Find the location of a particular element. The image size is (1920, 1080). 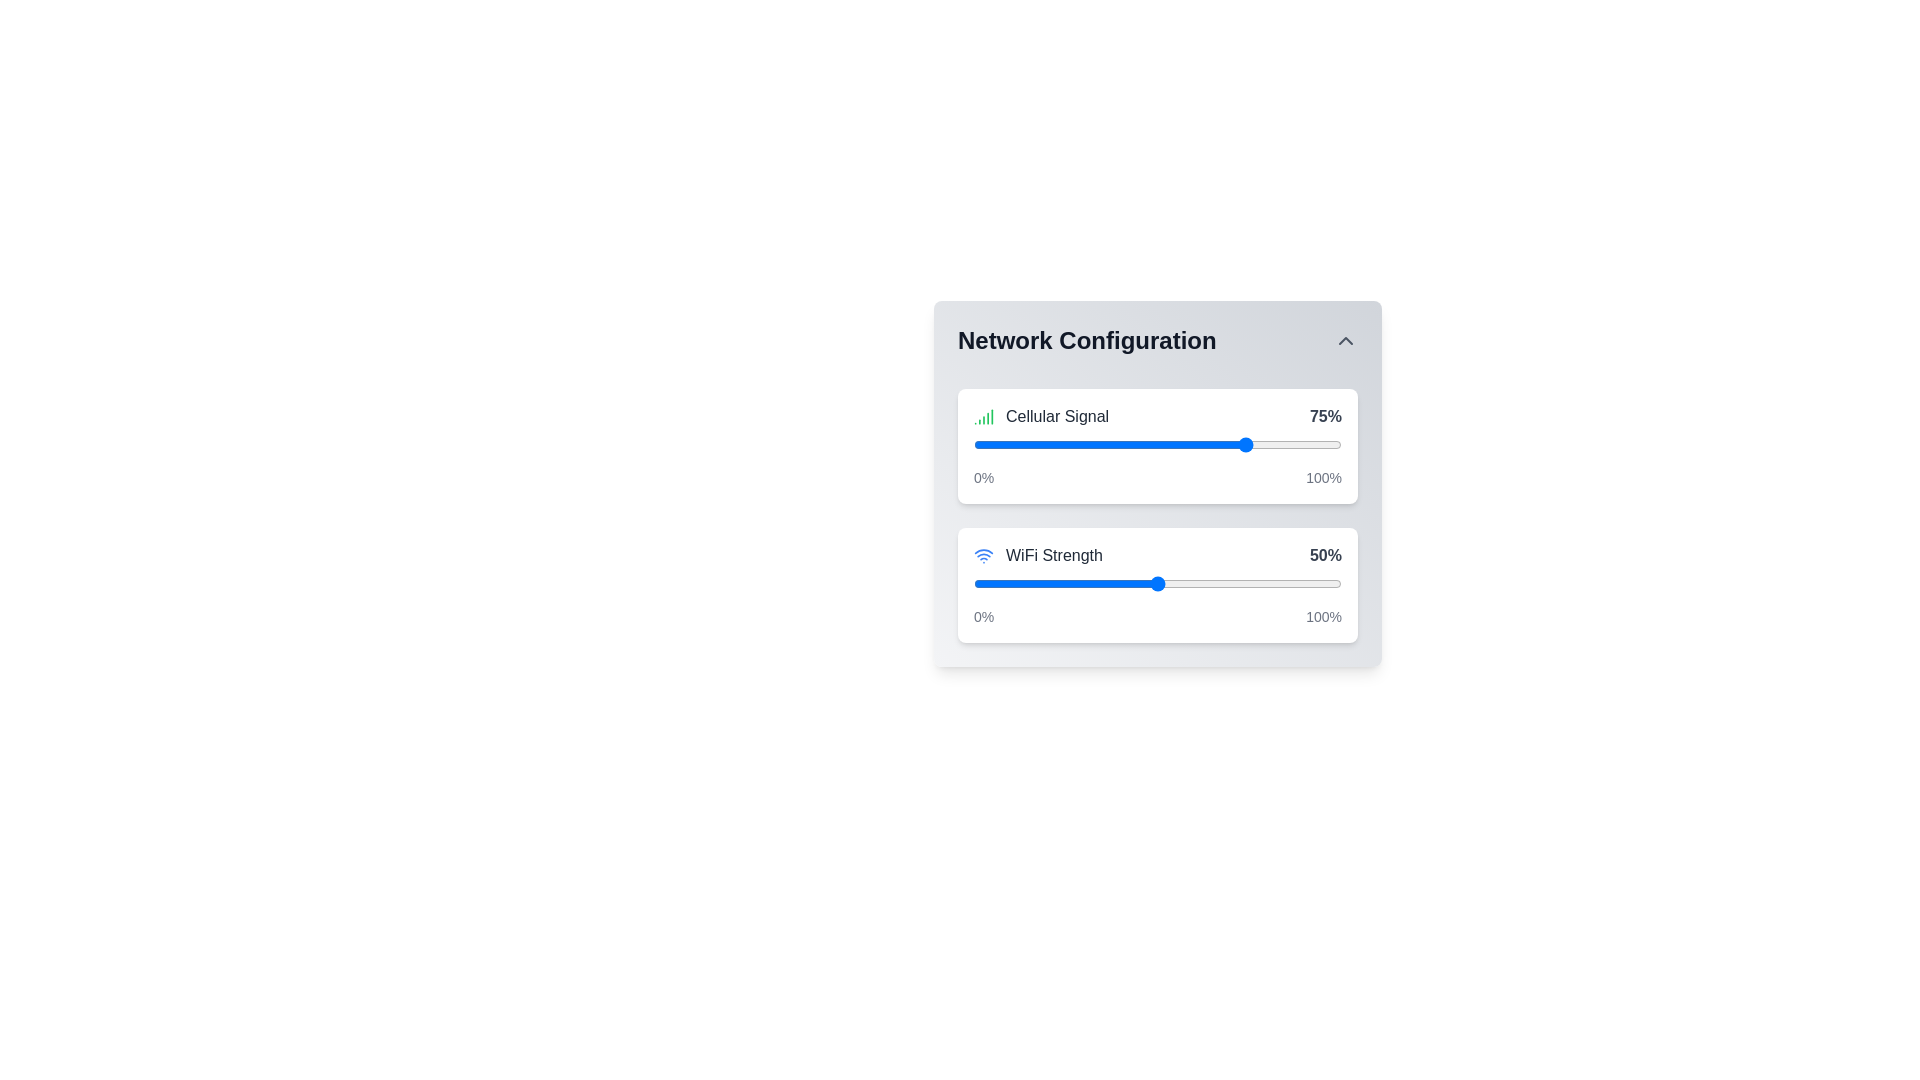

the cellular signal strength is located at coordinates (1283, 443).